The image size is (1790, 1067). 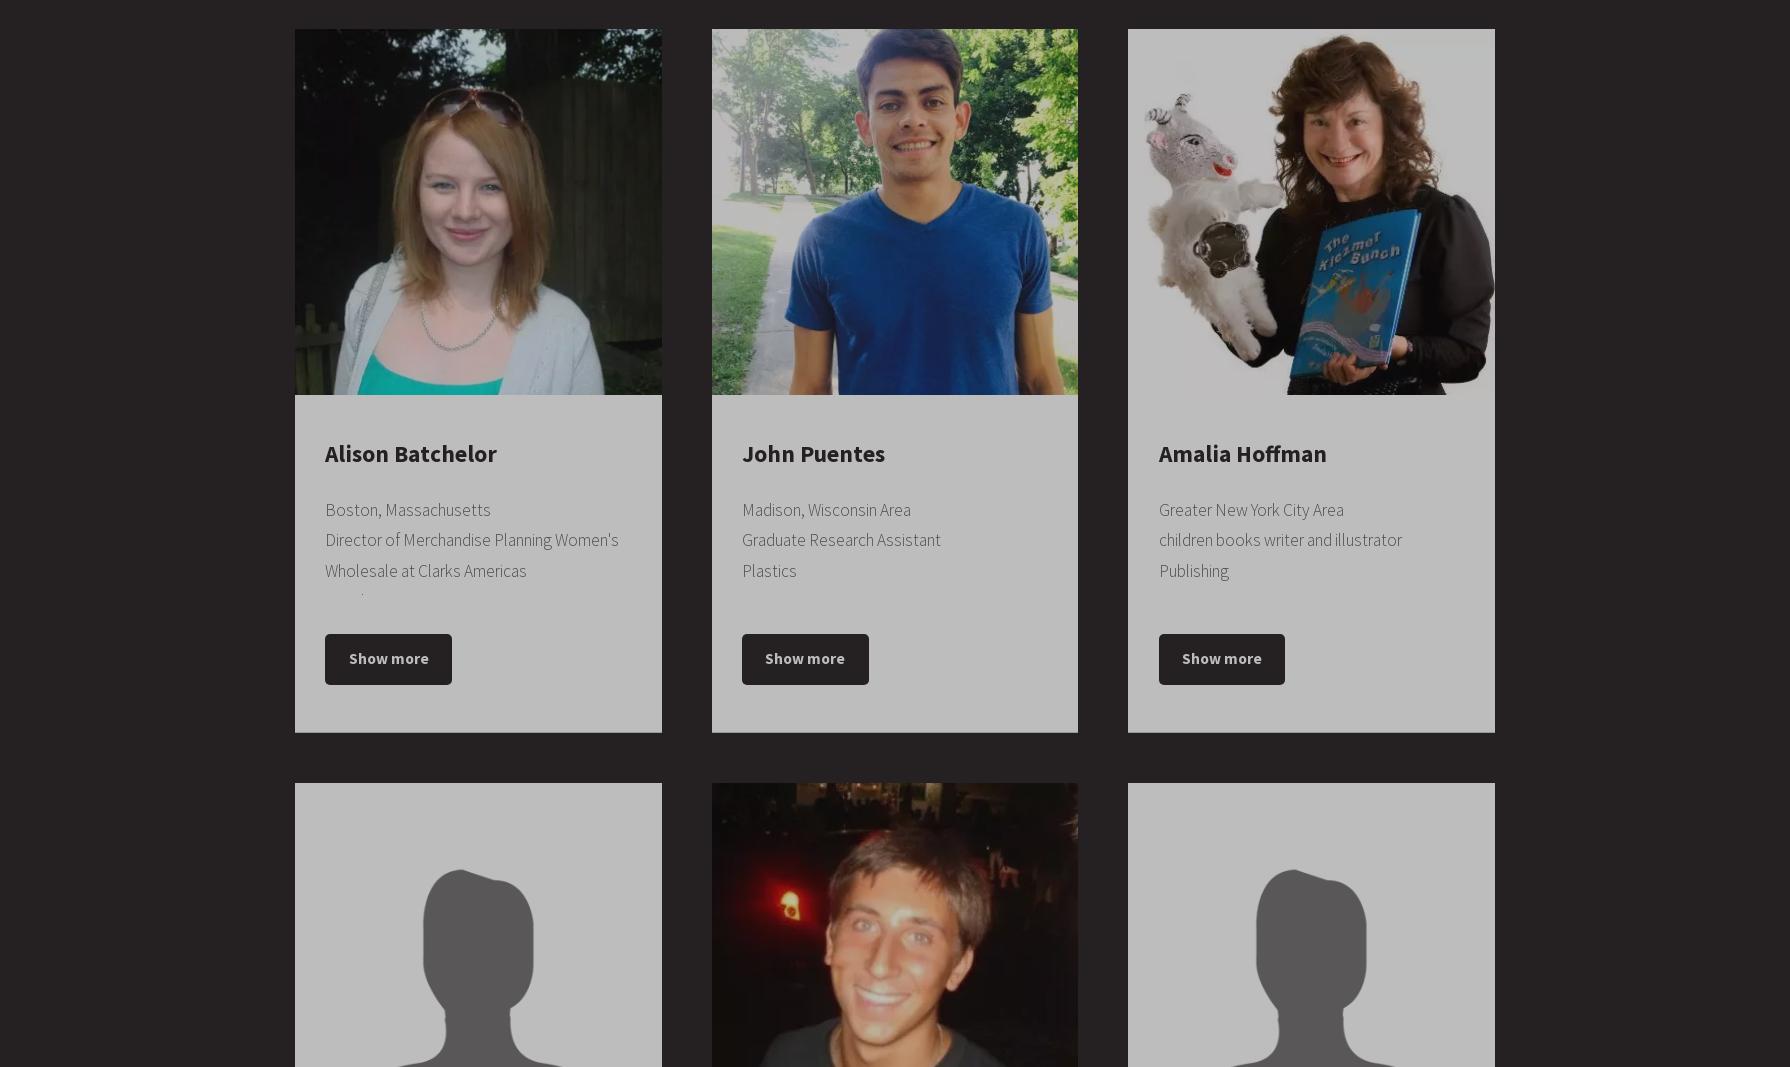 What do you see at coordinates (422, 455) in the screenshot?
I see `'May 1994 – June 2000'` at bounding box center [422, 455].